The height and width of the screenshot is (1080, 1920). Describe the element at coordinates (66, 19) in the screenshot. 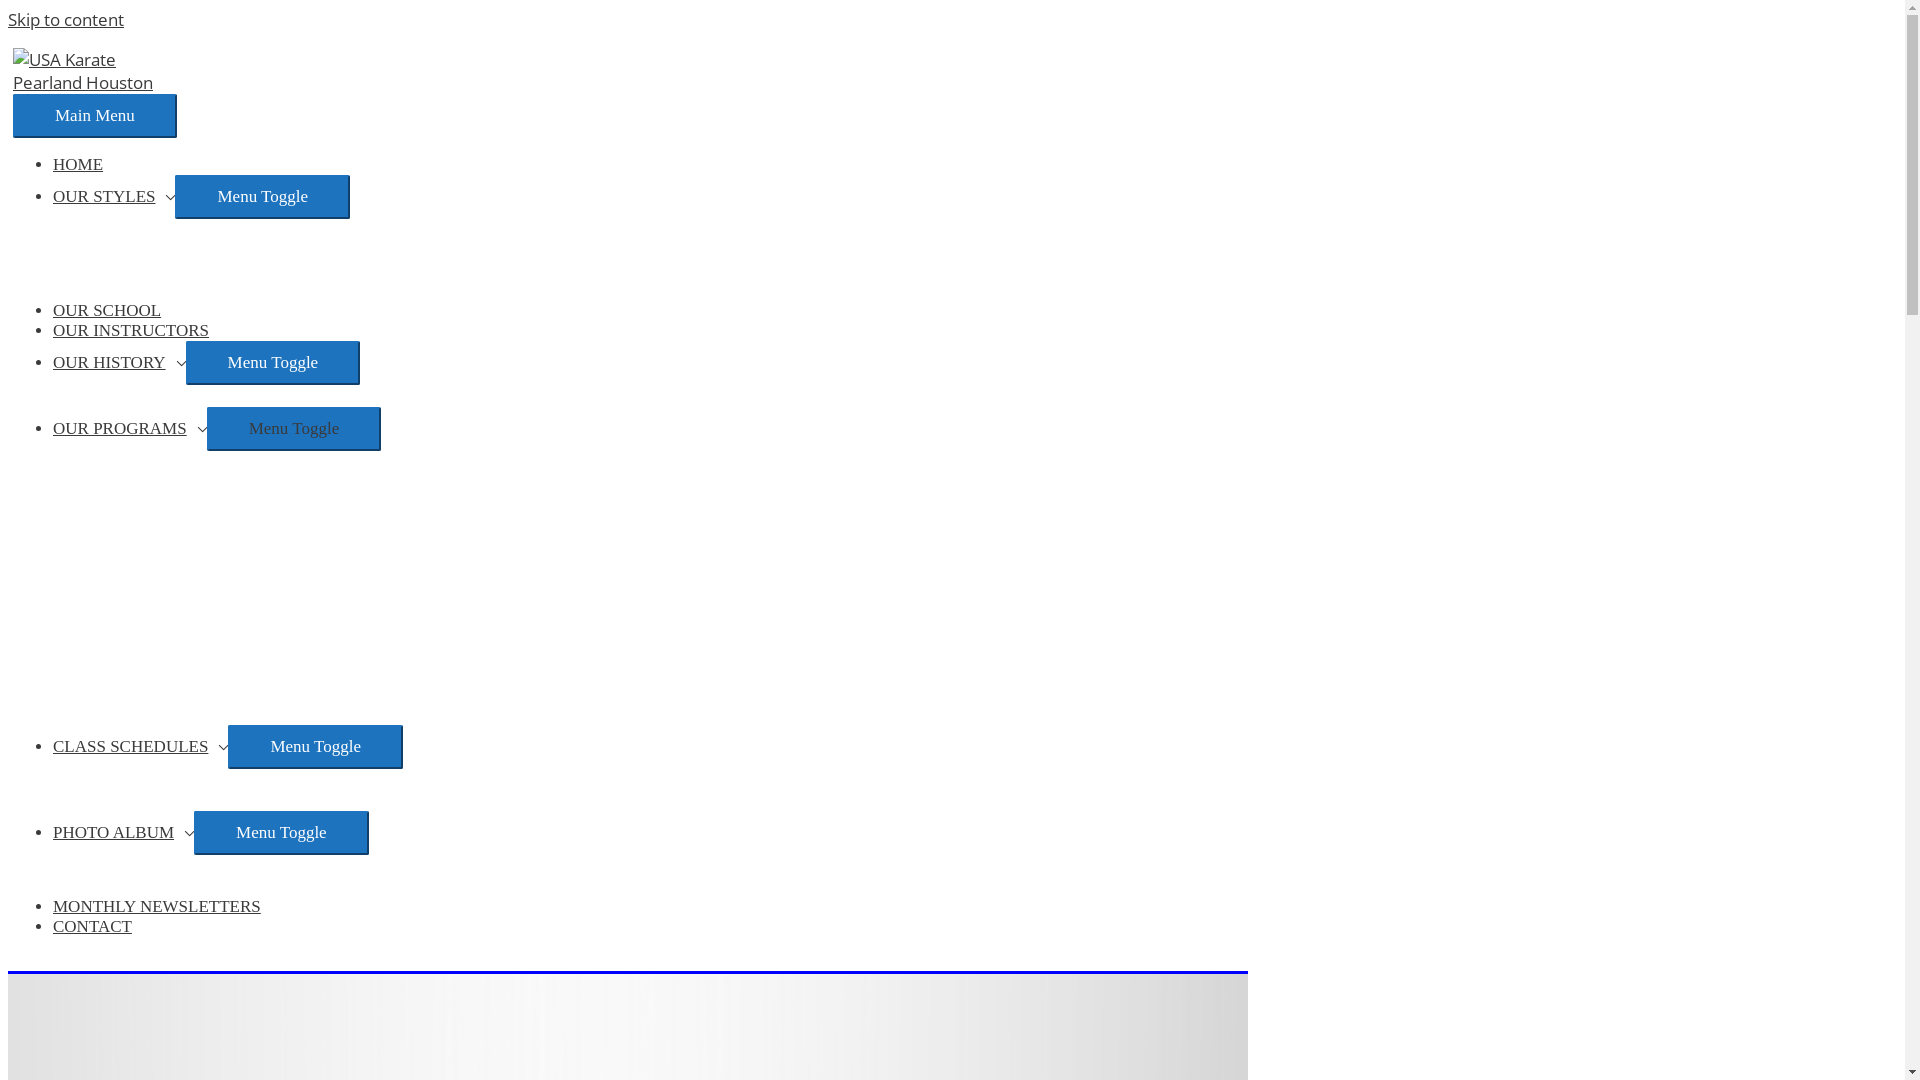

I see `'Skip to content'` at that location.